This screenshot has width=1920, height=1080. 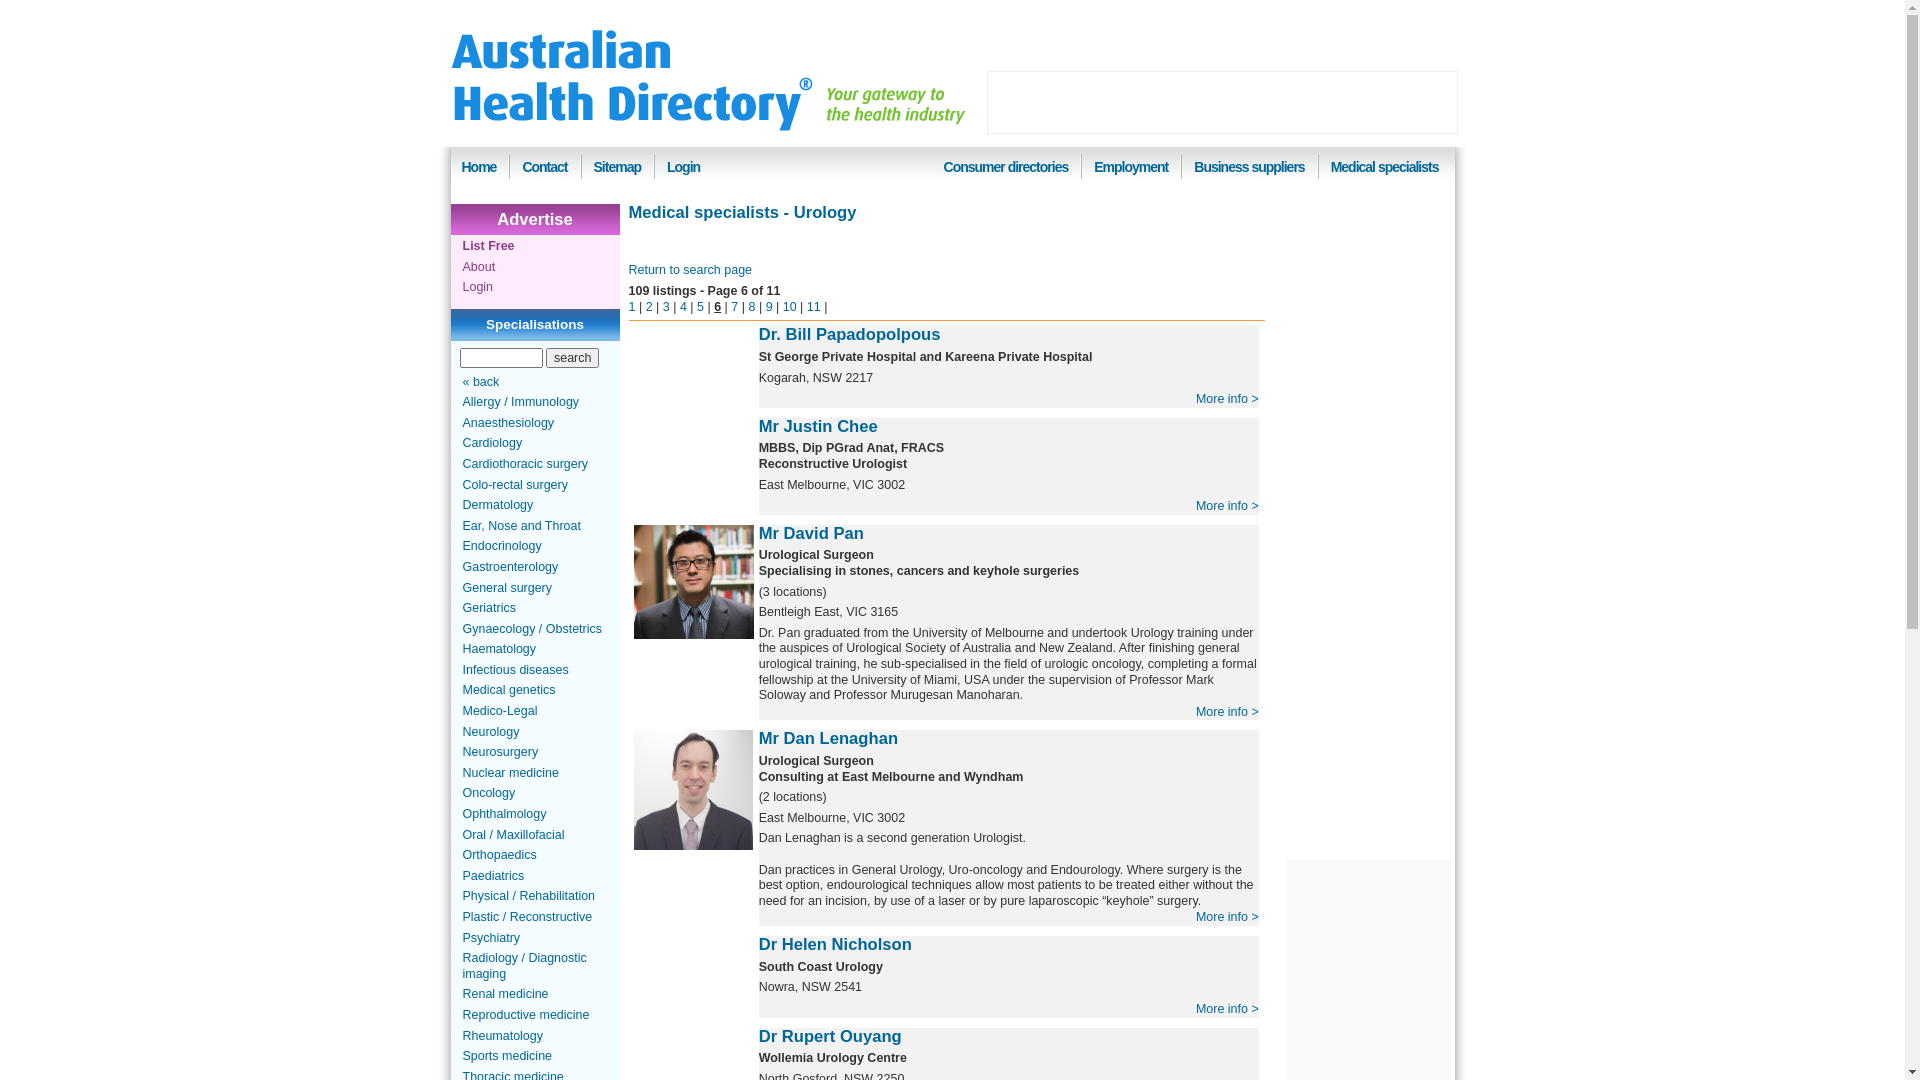 I want to click on 'Allergy / Immunology', so click(x=520, y=401).